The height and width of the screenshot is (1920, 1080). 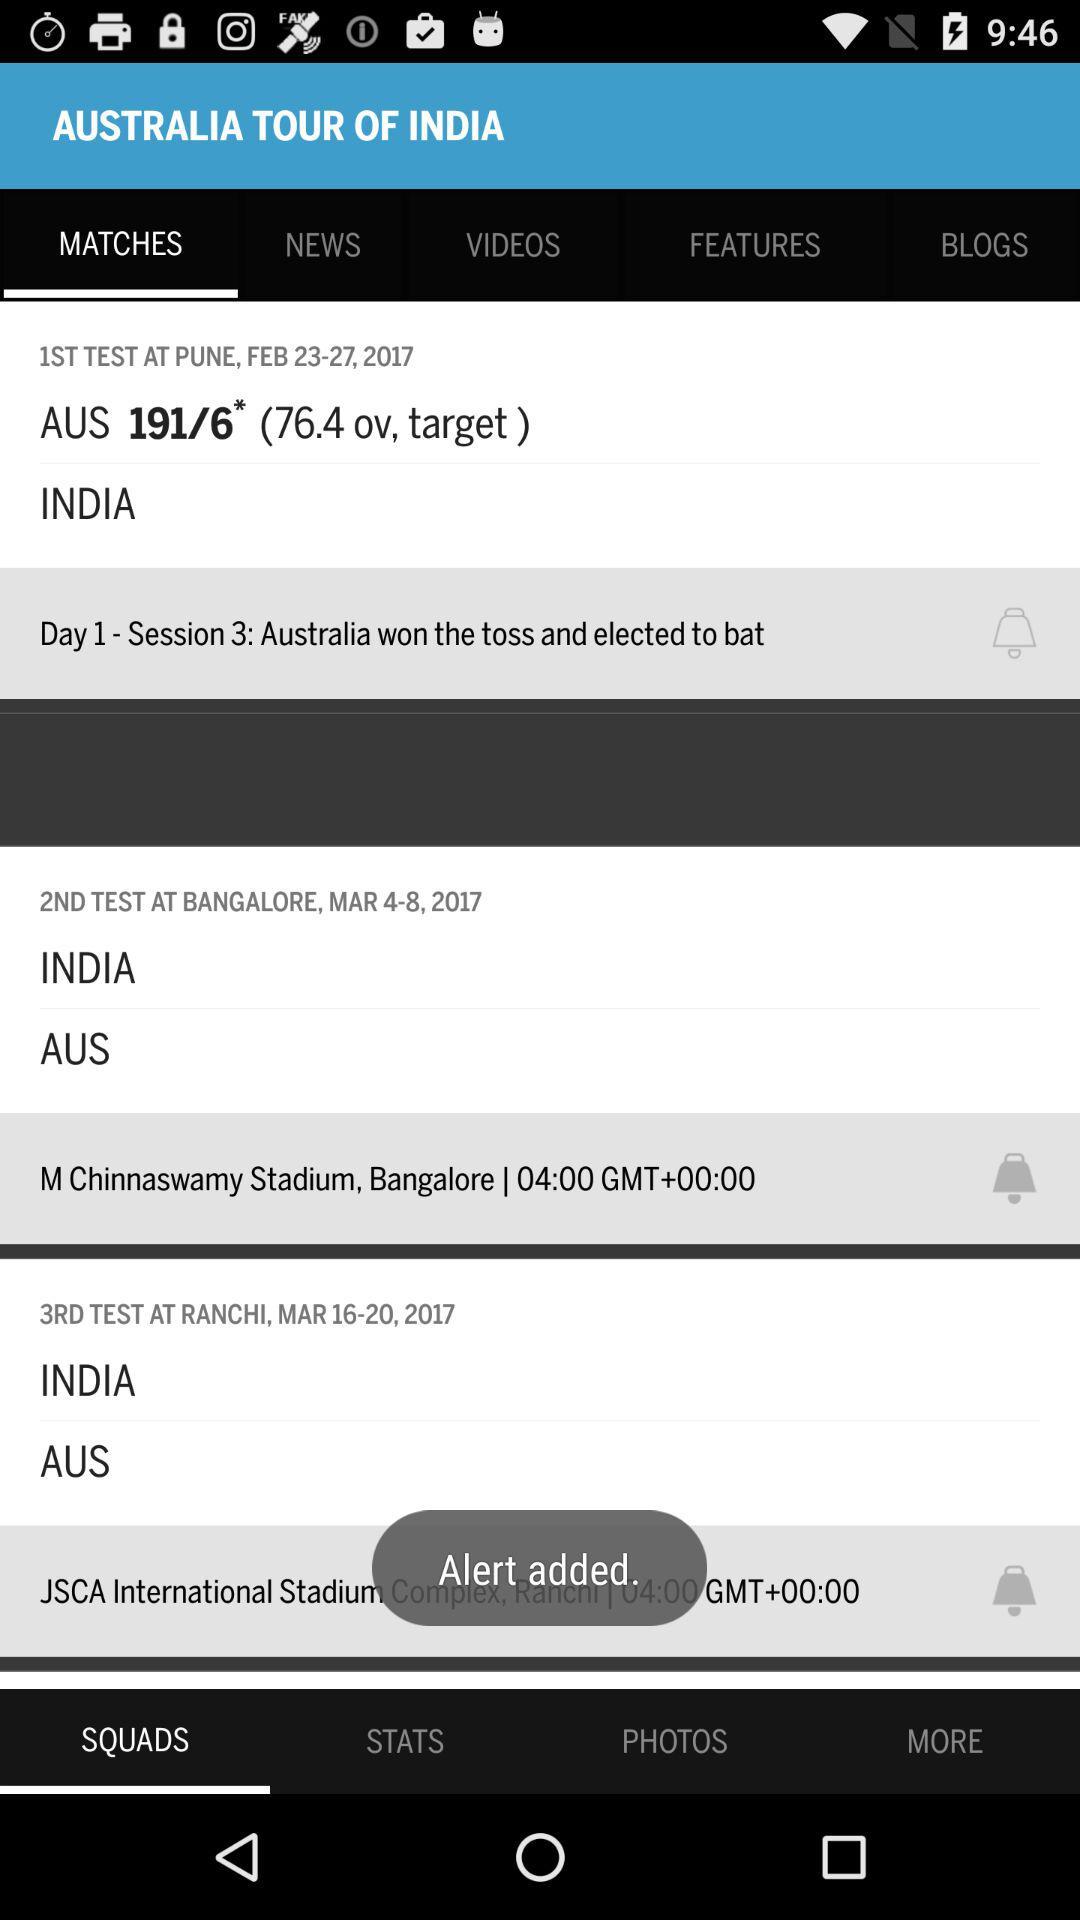 I want to click on for notification, so click(x=1027, y=632).